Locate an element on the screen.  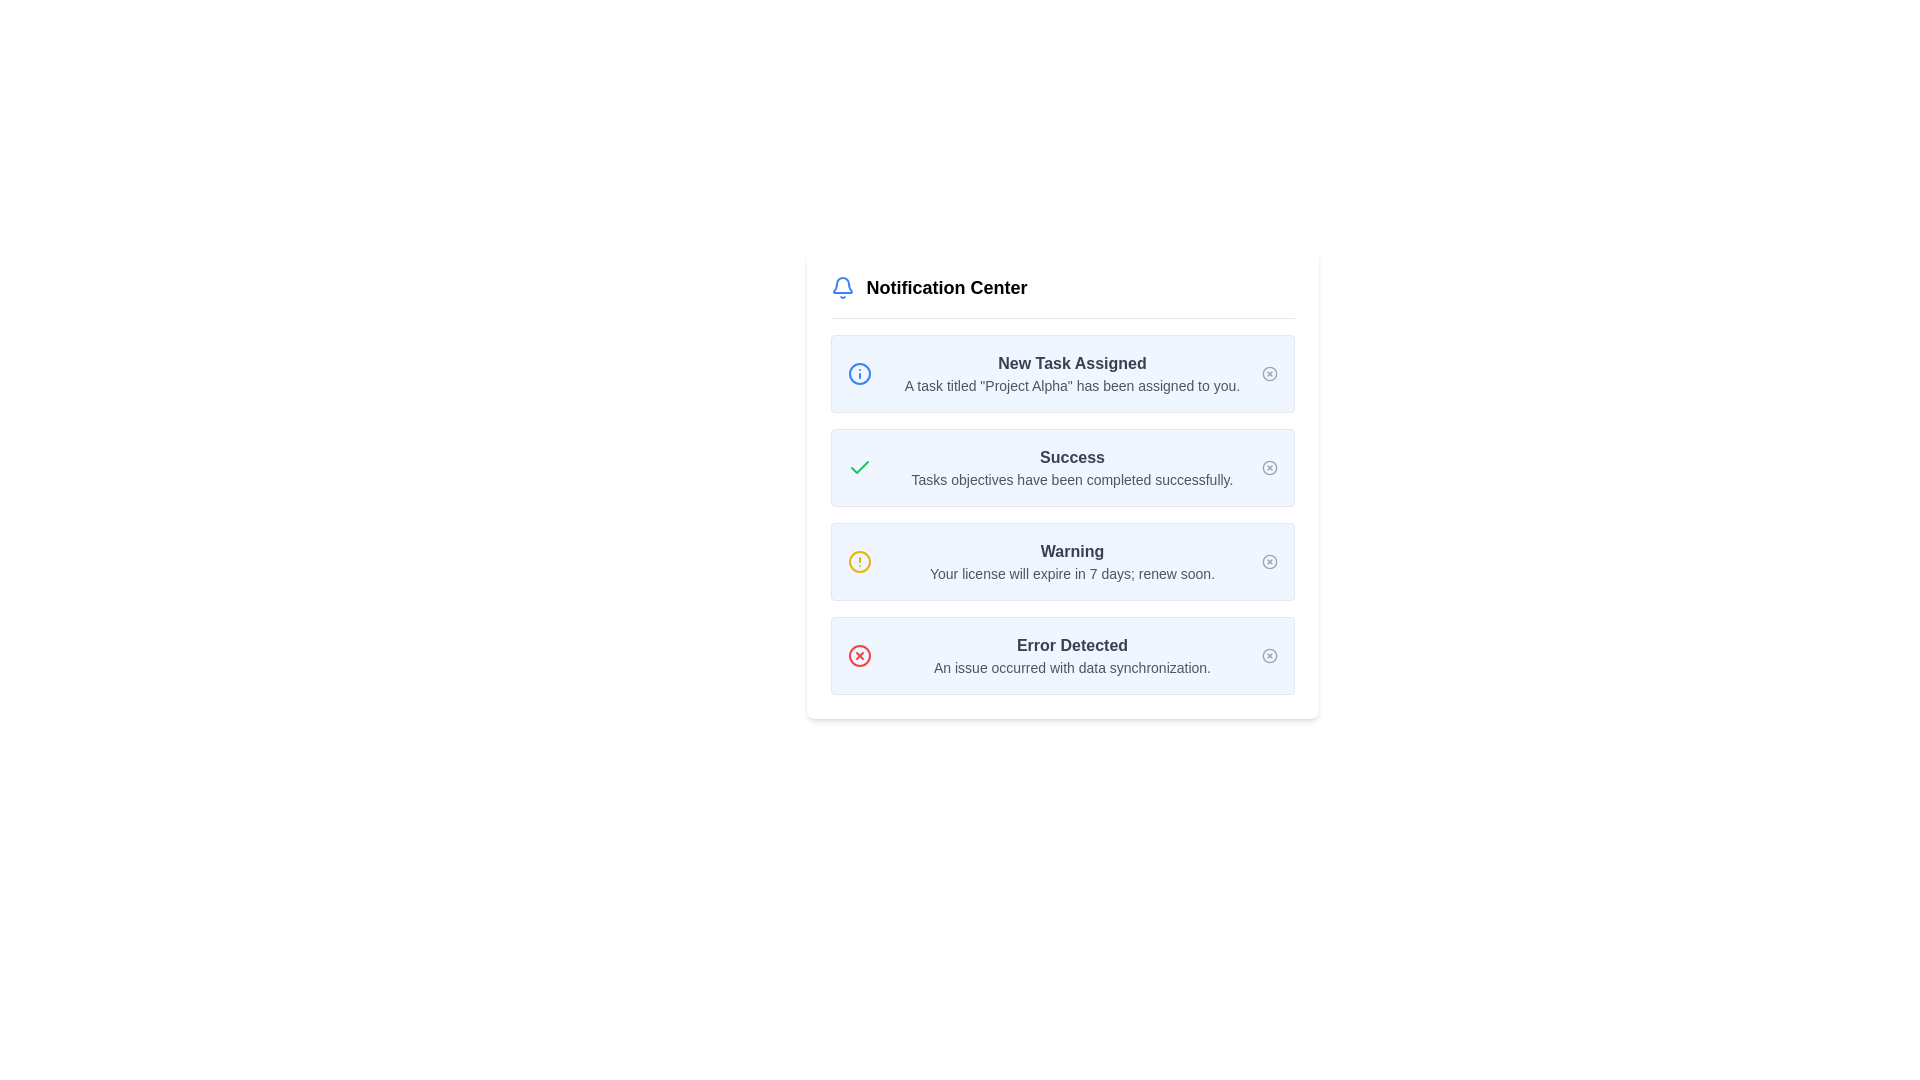
the dismiss button located at the far-right of the 'Error Detected' notification alert to change its appearance is located at coordinates (1268, 655).